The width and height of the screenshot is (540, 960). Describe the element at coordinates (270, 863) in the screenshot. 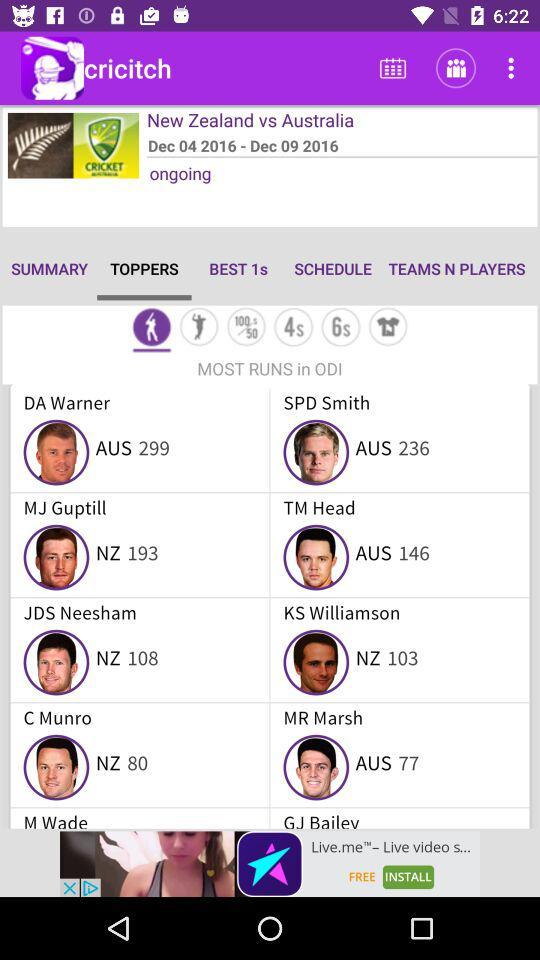

I see `advertisement` at that location.